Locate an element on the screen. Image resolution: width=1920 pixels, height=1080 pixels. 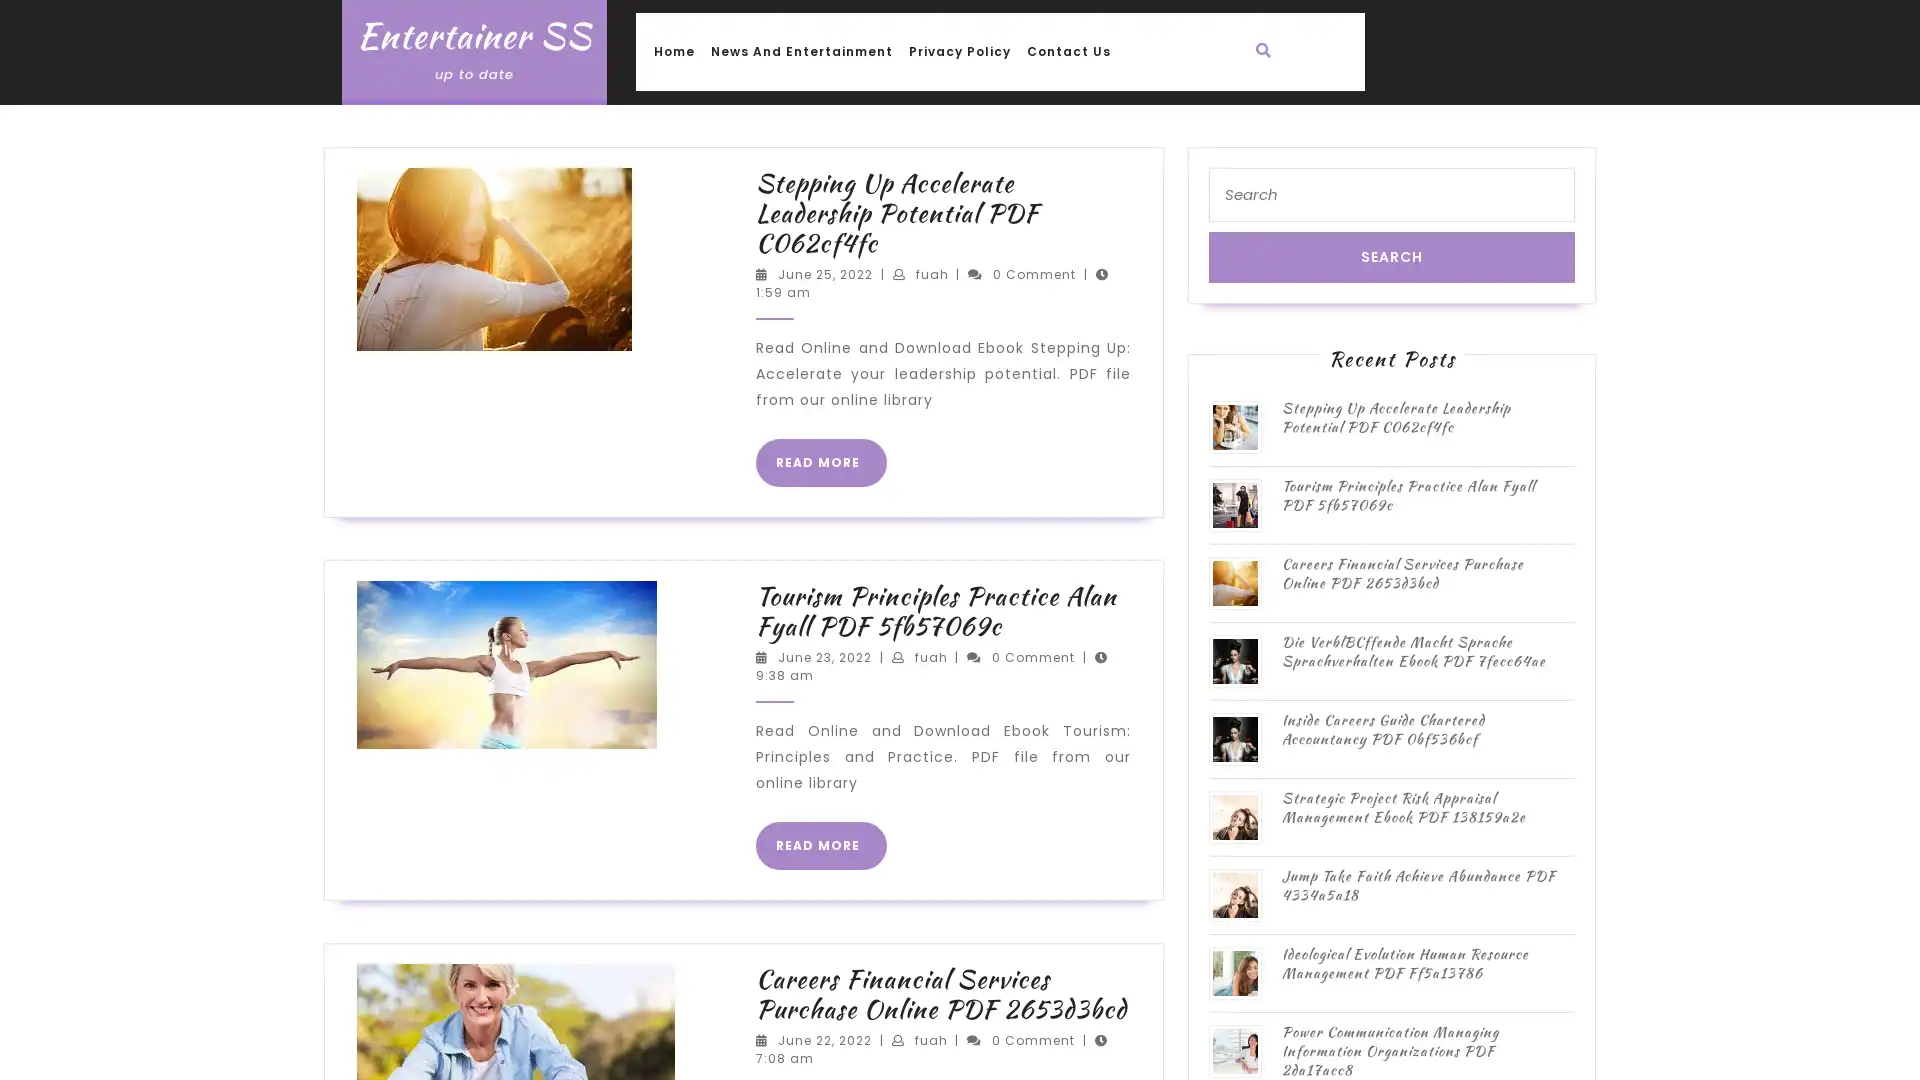
Search is located at coordinates (1391, 256).